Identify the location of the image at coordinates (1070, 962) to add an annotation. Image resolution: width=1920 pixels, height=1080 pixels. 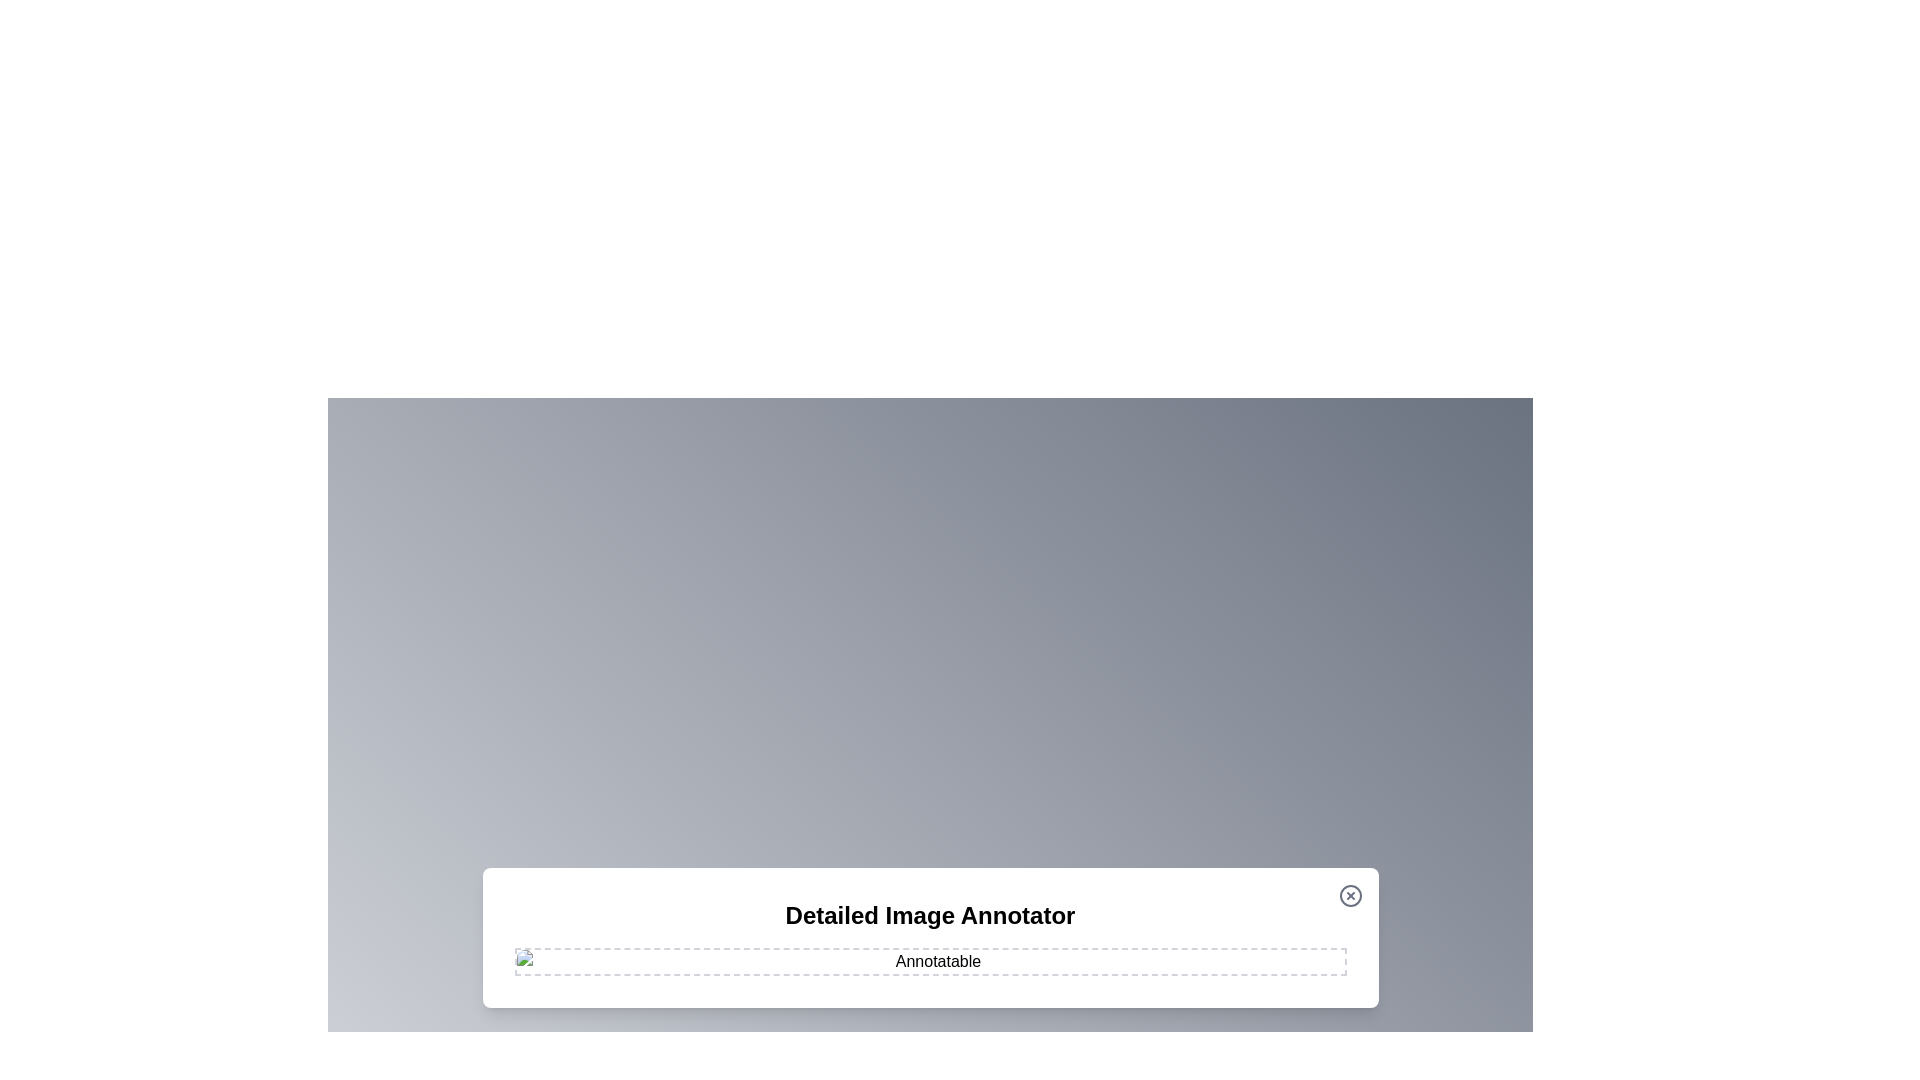
(1069, 960).